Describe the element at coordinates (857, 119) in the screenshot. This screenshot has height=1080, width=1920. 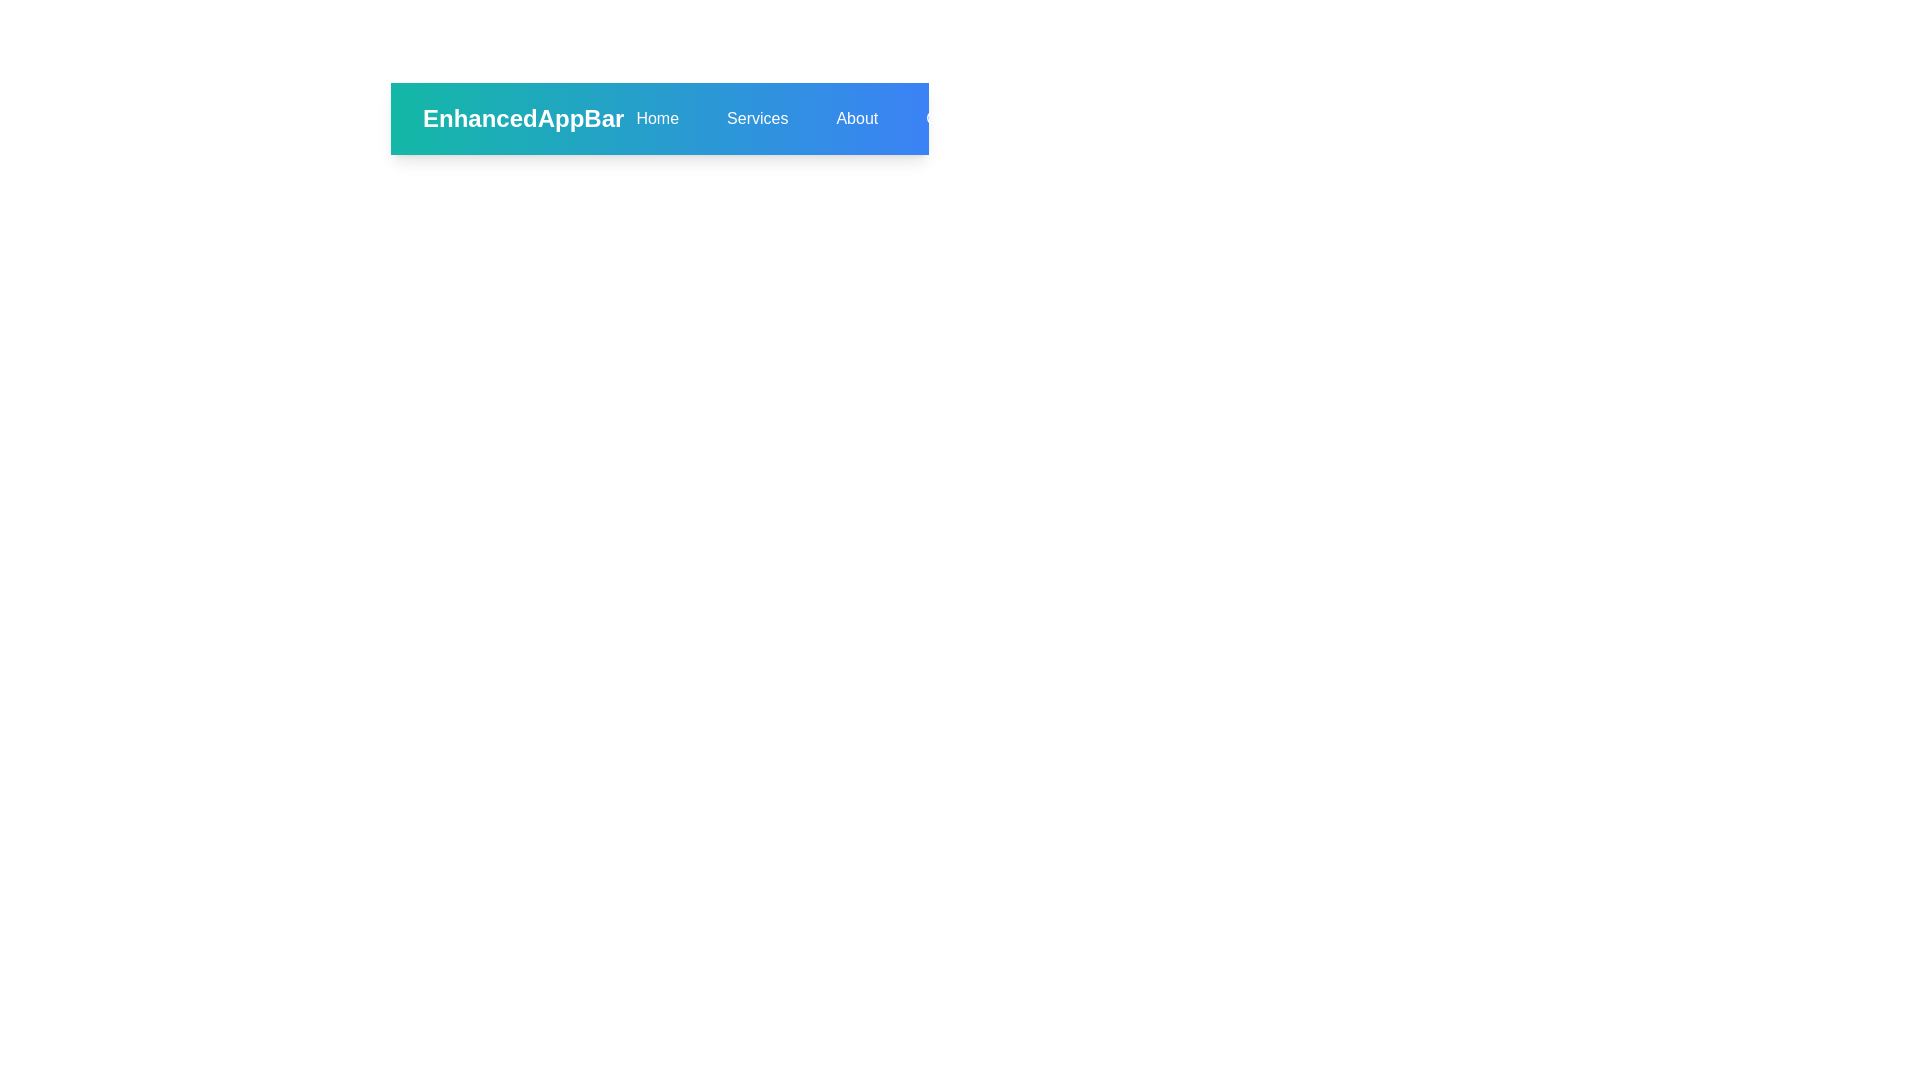
I see `the About navigation link` at that location.